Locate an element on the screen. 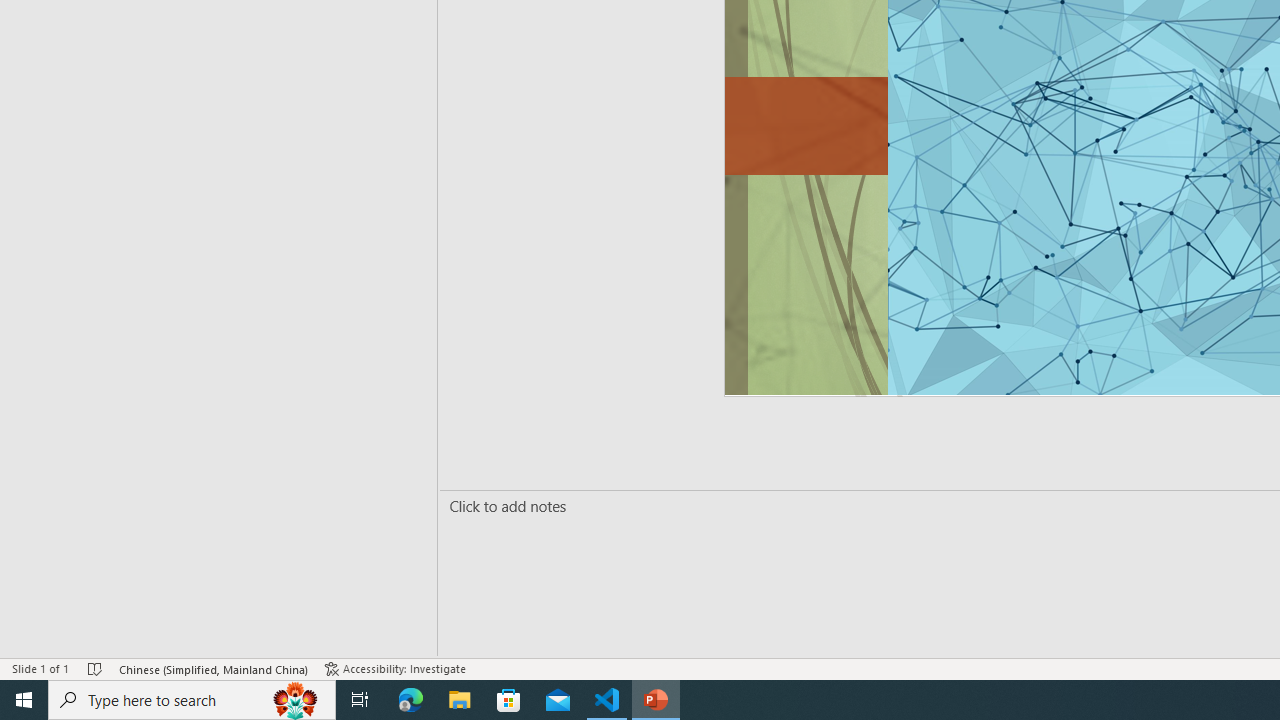 Image resolution: width=1280 pixels, height=720 pixels. 'Type here to search' is located at coordinates (192, 698).